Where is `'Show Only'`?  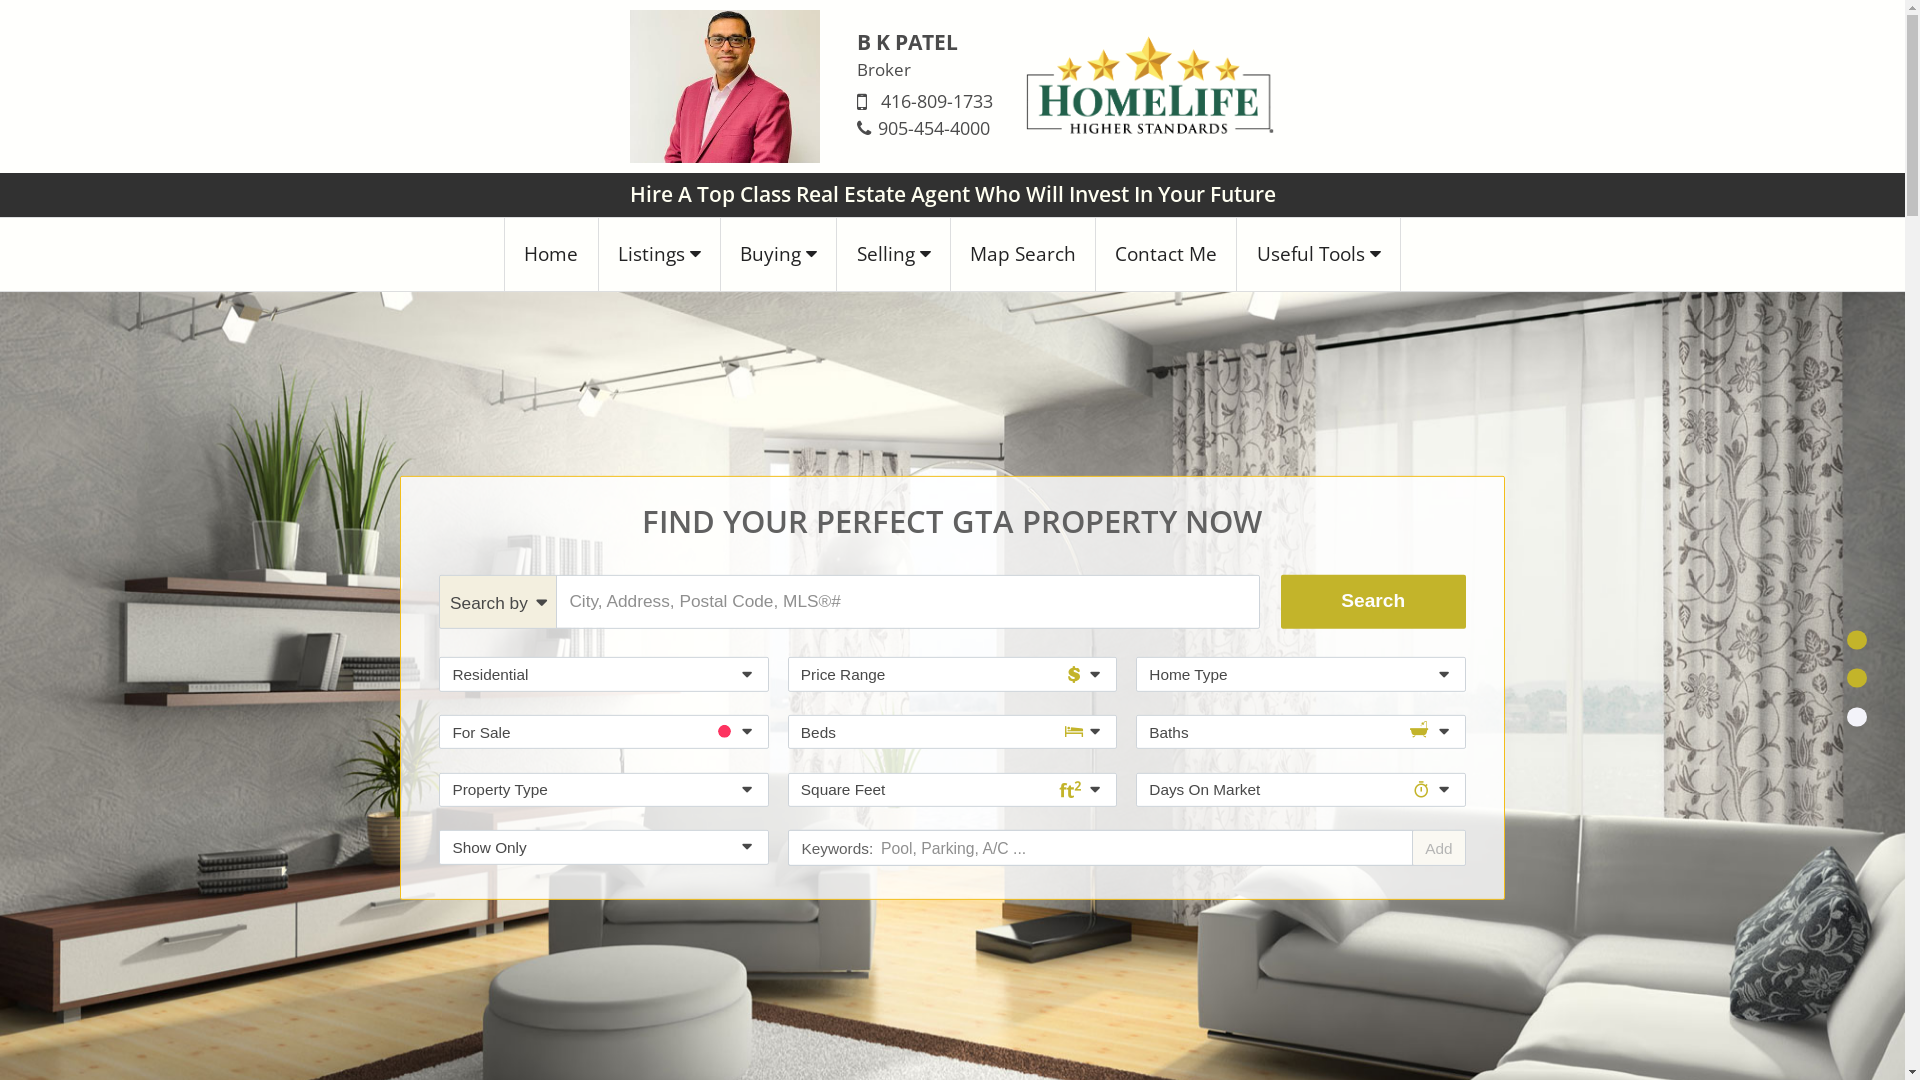 'Show Only' is located at coordinates (602, 847).